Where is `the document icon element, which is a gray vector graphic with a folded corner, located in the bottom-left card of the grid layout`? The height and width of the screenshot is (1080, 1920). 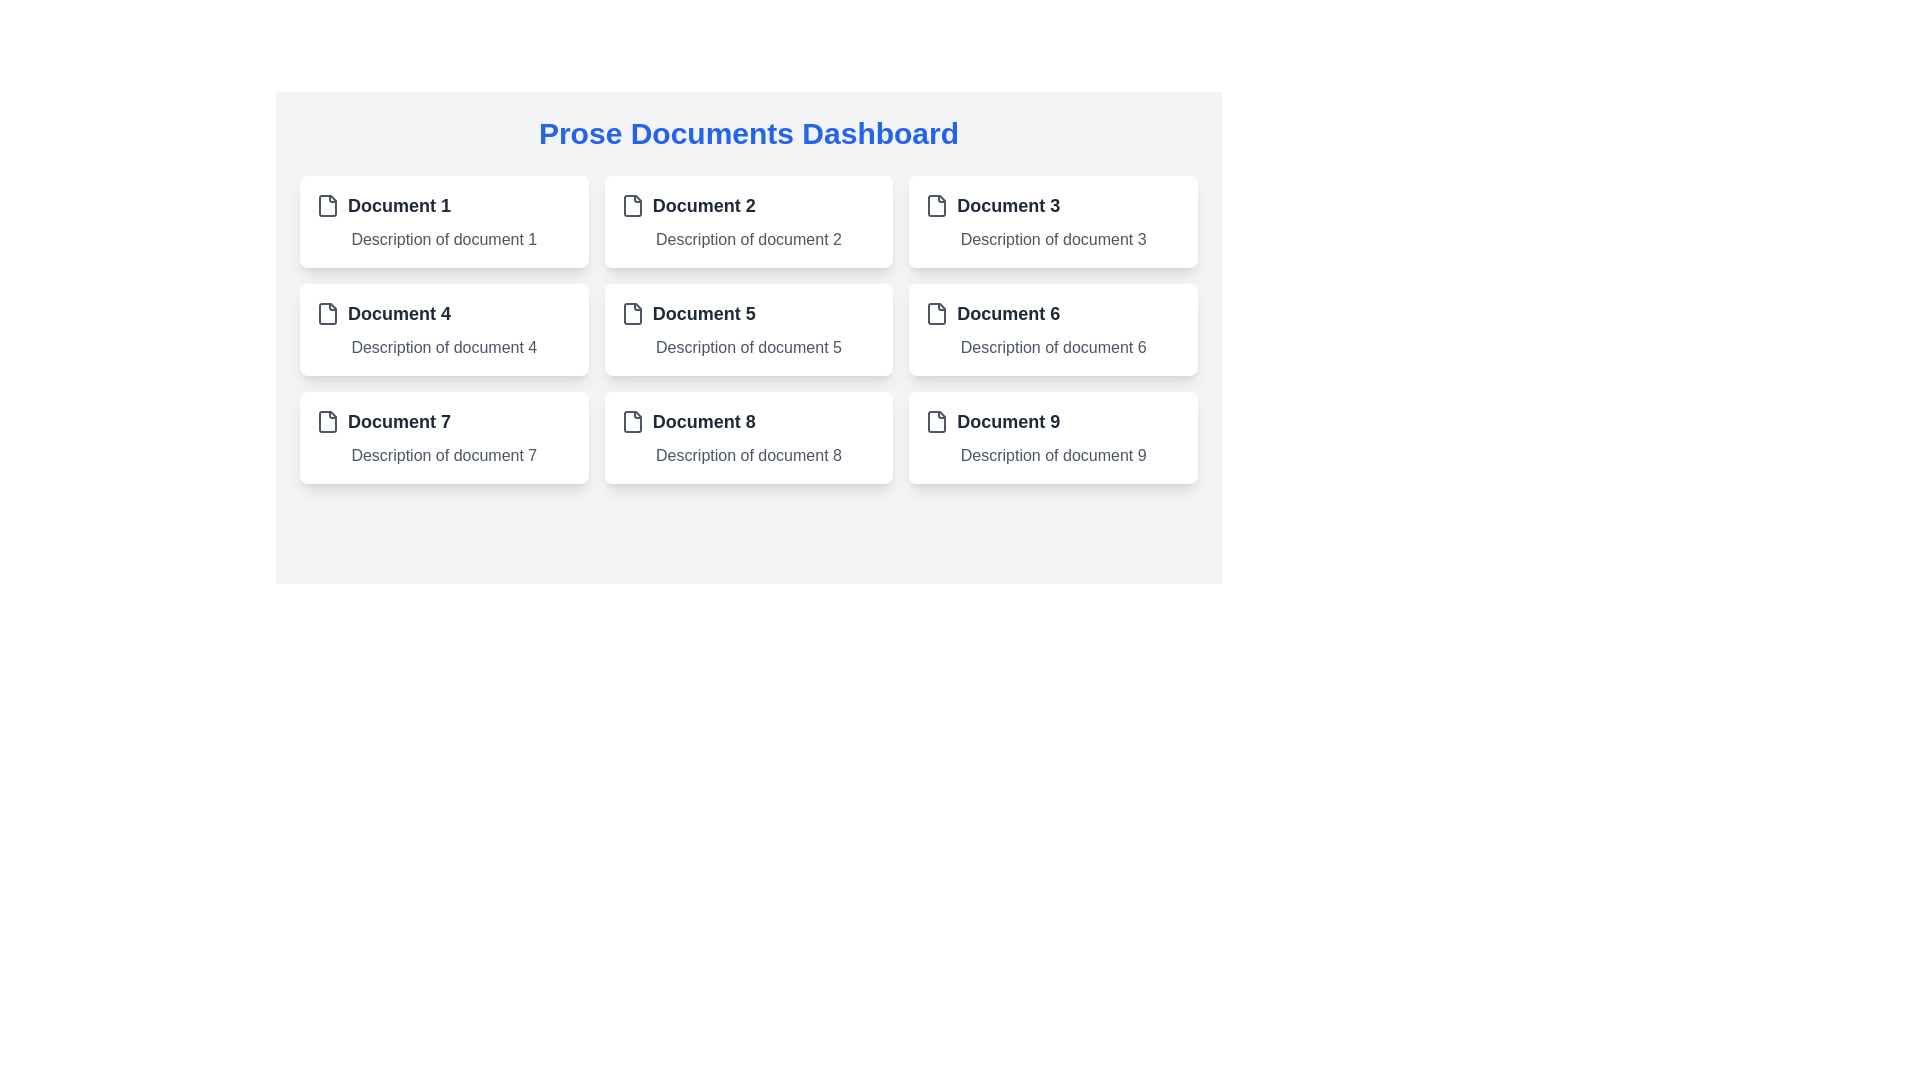
the document icon element, which is a gray vector graphic with a folded corner, located in the bottom-left card of the grid layout is located at coordinates (327, 420).